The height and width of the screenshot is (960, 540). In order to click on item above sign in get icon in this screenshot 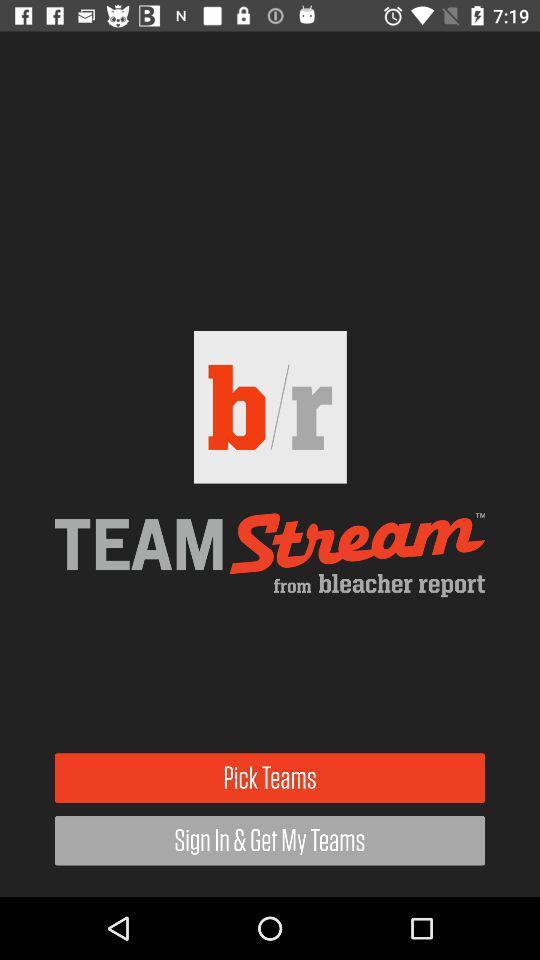, I will do `click(270, 777)`.